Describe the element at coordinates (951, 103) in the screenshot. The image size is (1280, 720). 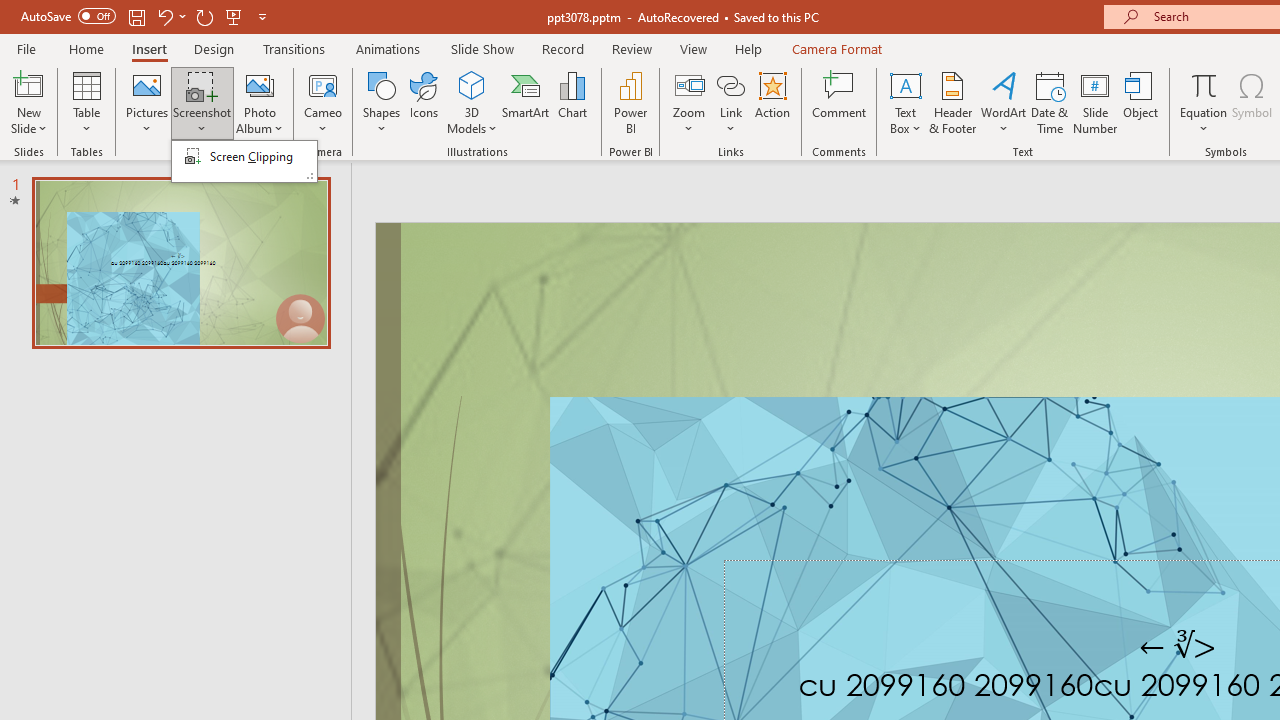
I see `'Header & Footer...'` at that location.